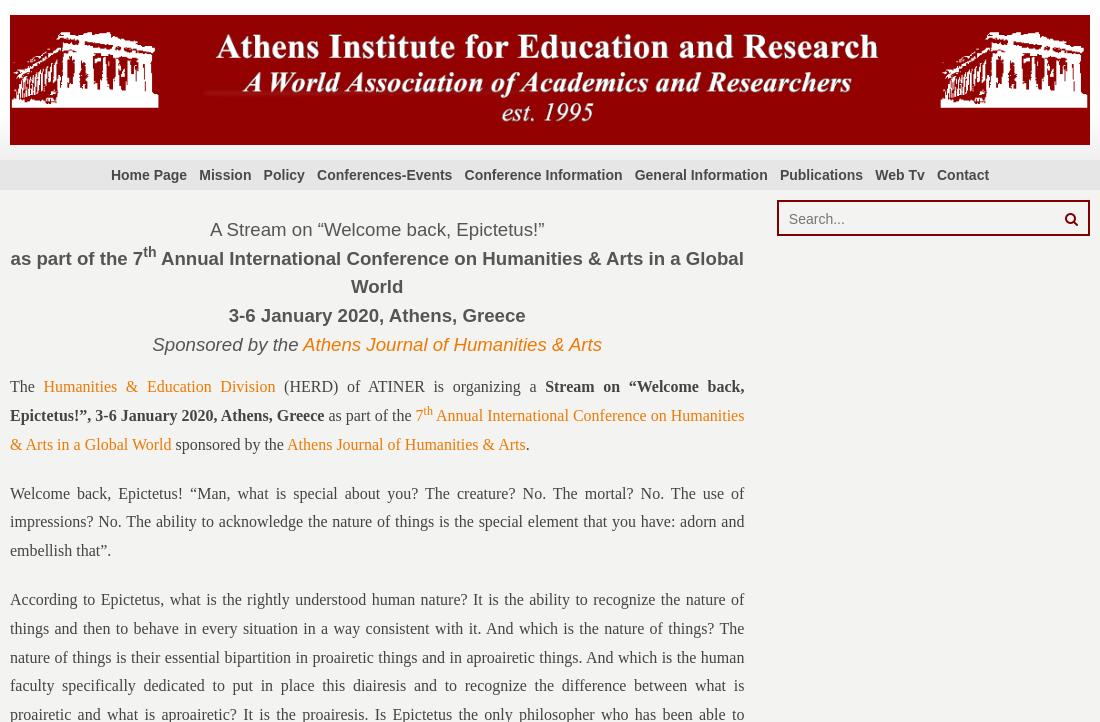 The image size is (1100, 722). I want to click on '.', so click(525, 442).